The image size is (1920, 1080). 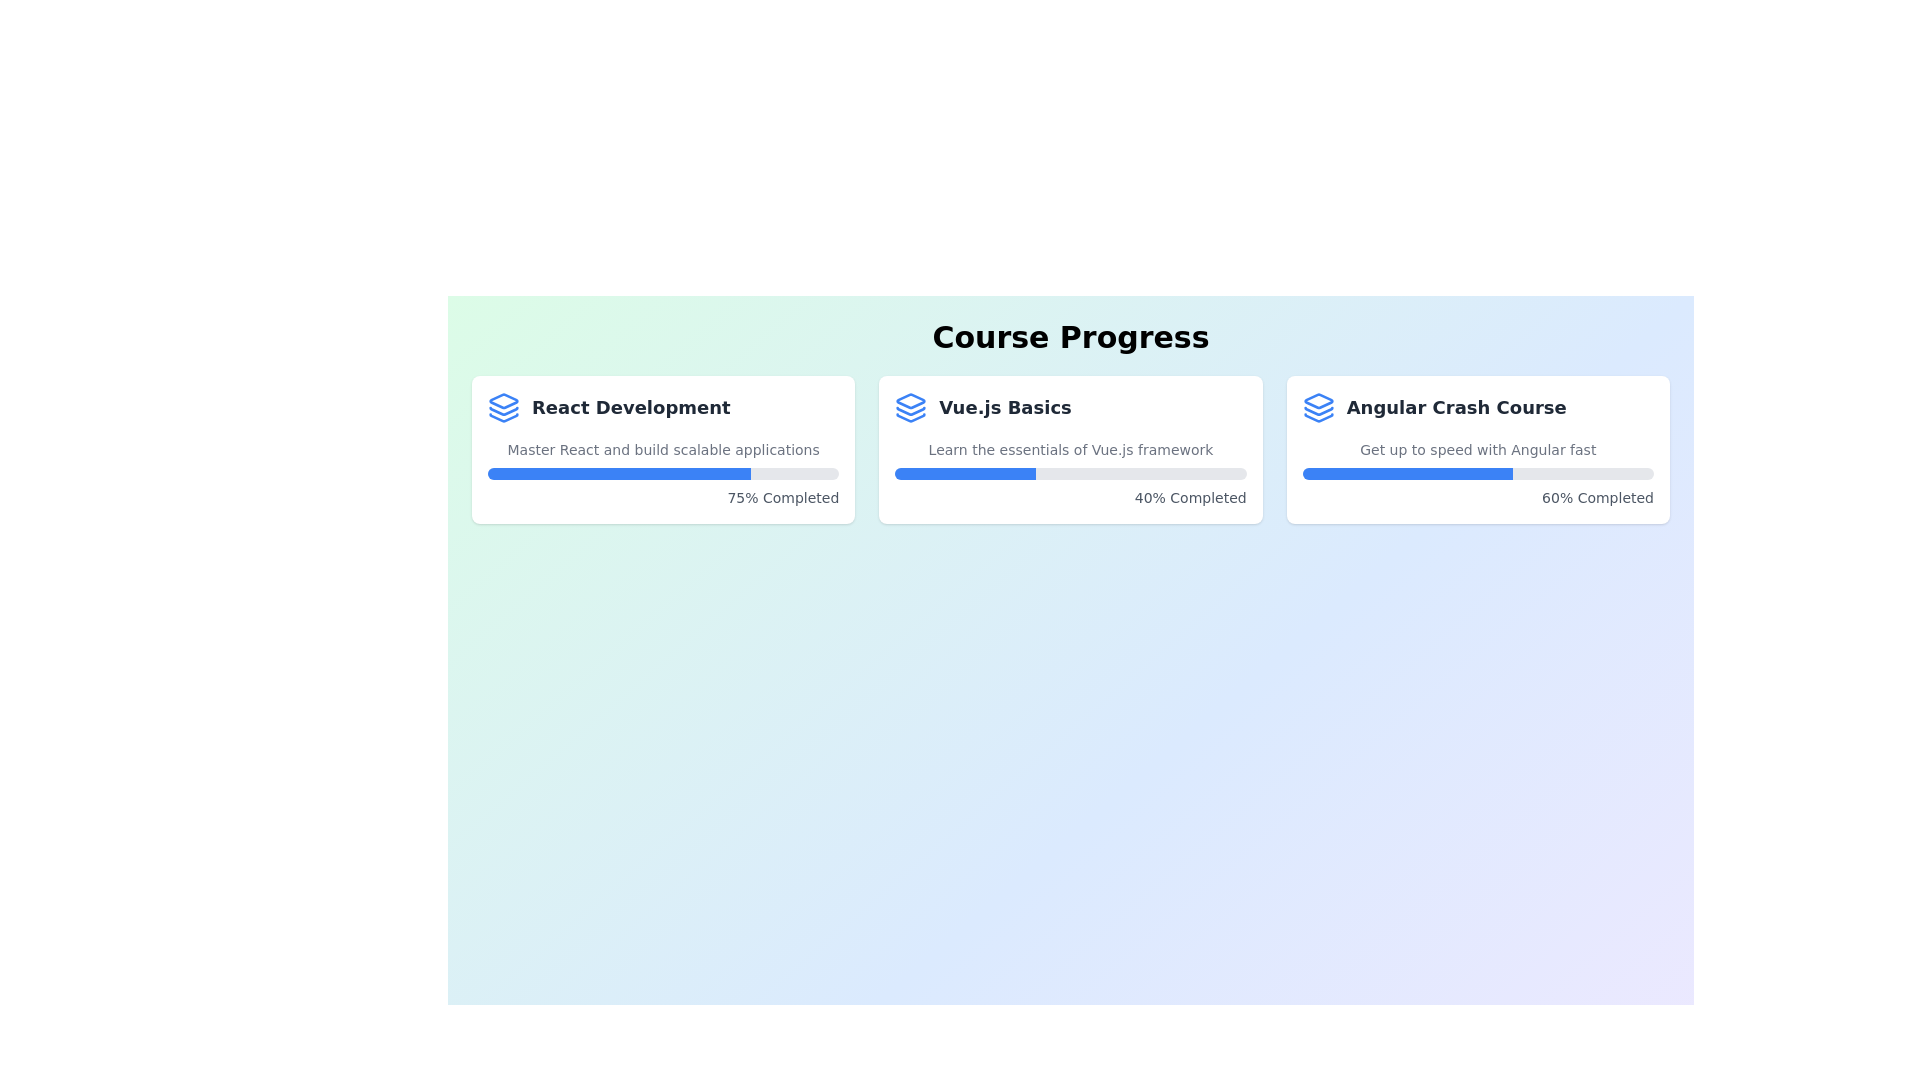 I want to click on the course card for Vue.js Basics, so click(x=1069, y=450).